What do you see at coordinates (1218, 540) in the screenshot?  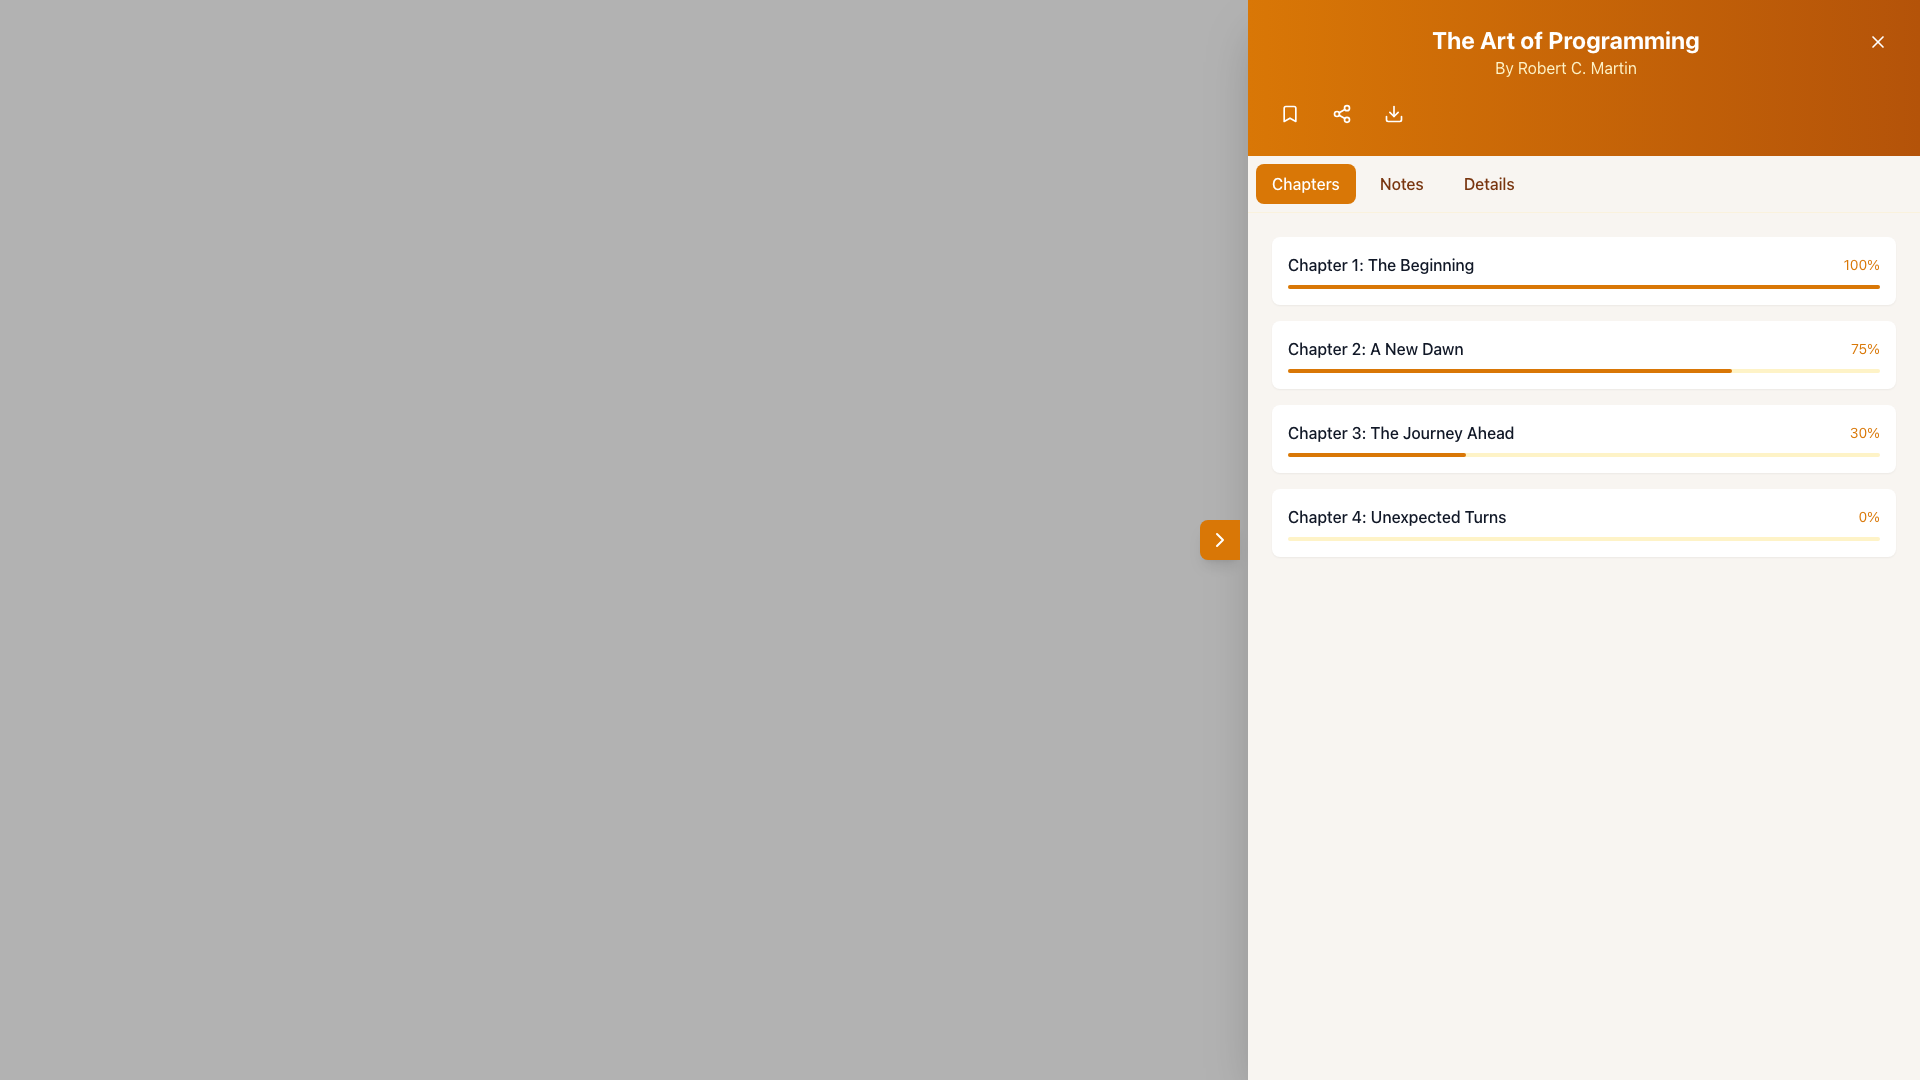 I see `the right-facing arrow icon` at bounding box center [1218, 540].